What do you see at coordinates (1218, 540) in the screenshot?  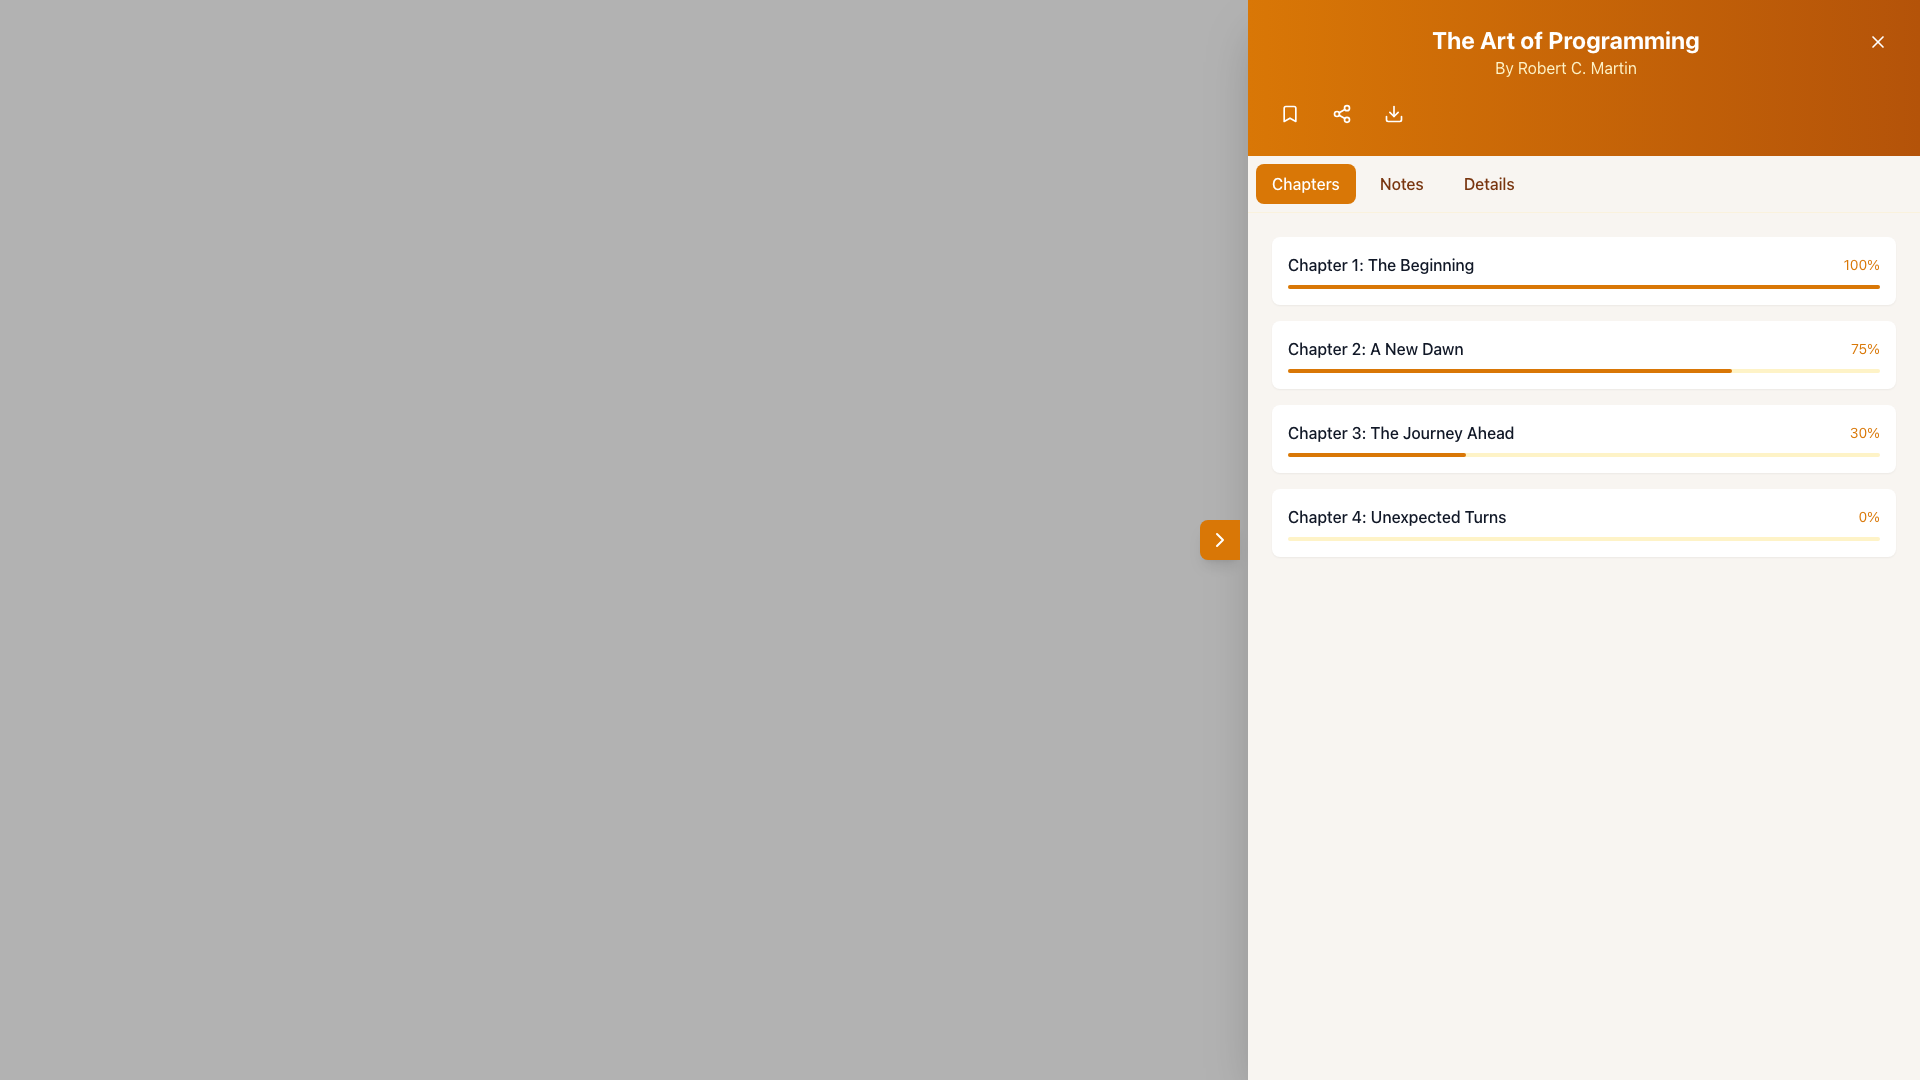 I see `the right-facing arrow icon` at bounding box center [1218, 540].